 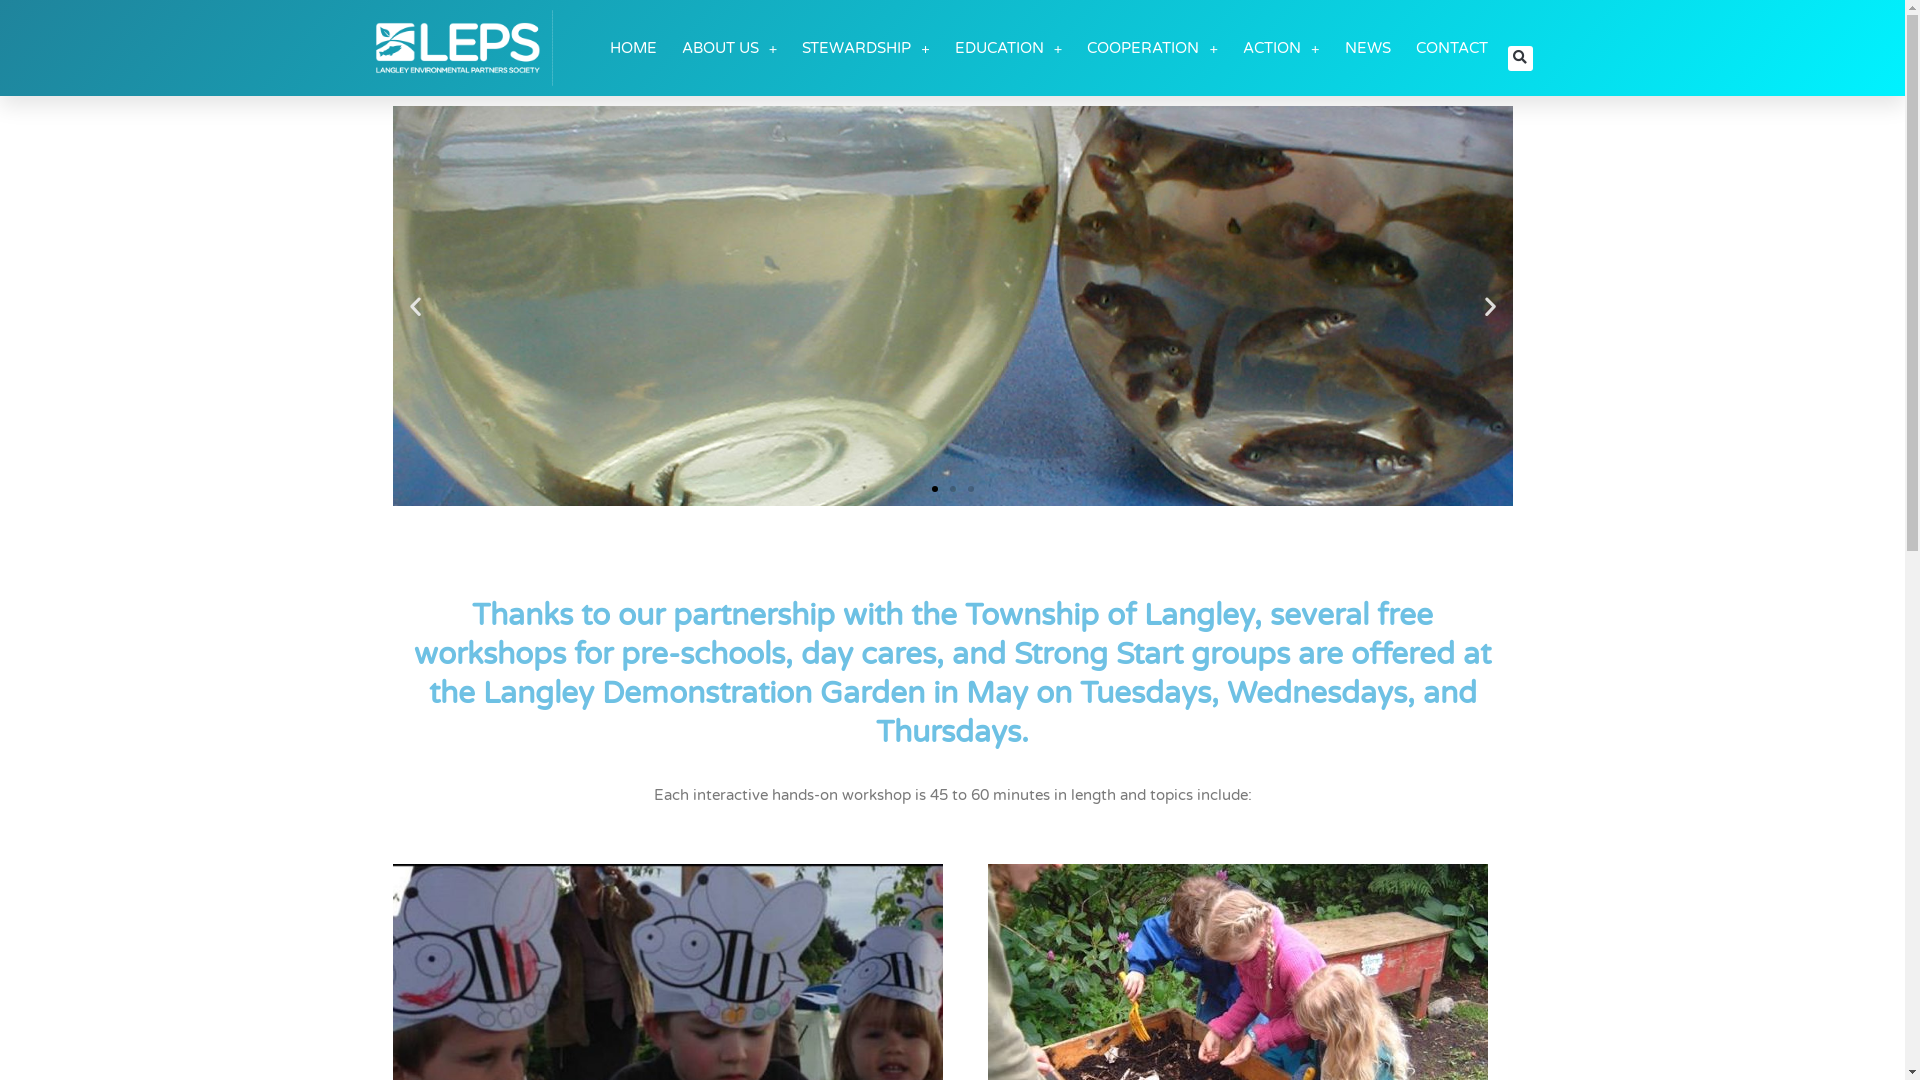 What do you see at coordinates (1452, 46) in the screenshot?
I see `'CONTACT'` at bounding box center [1452, 46].